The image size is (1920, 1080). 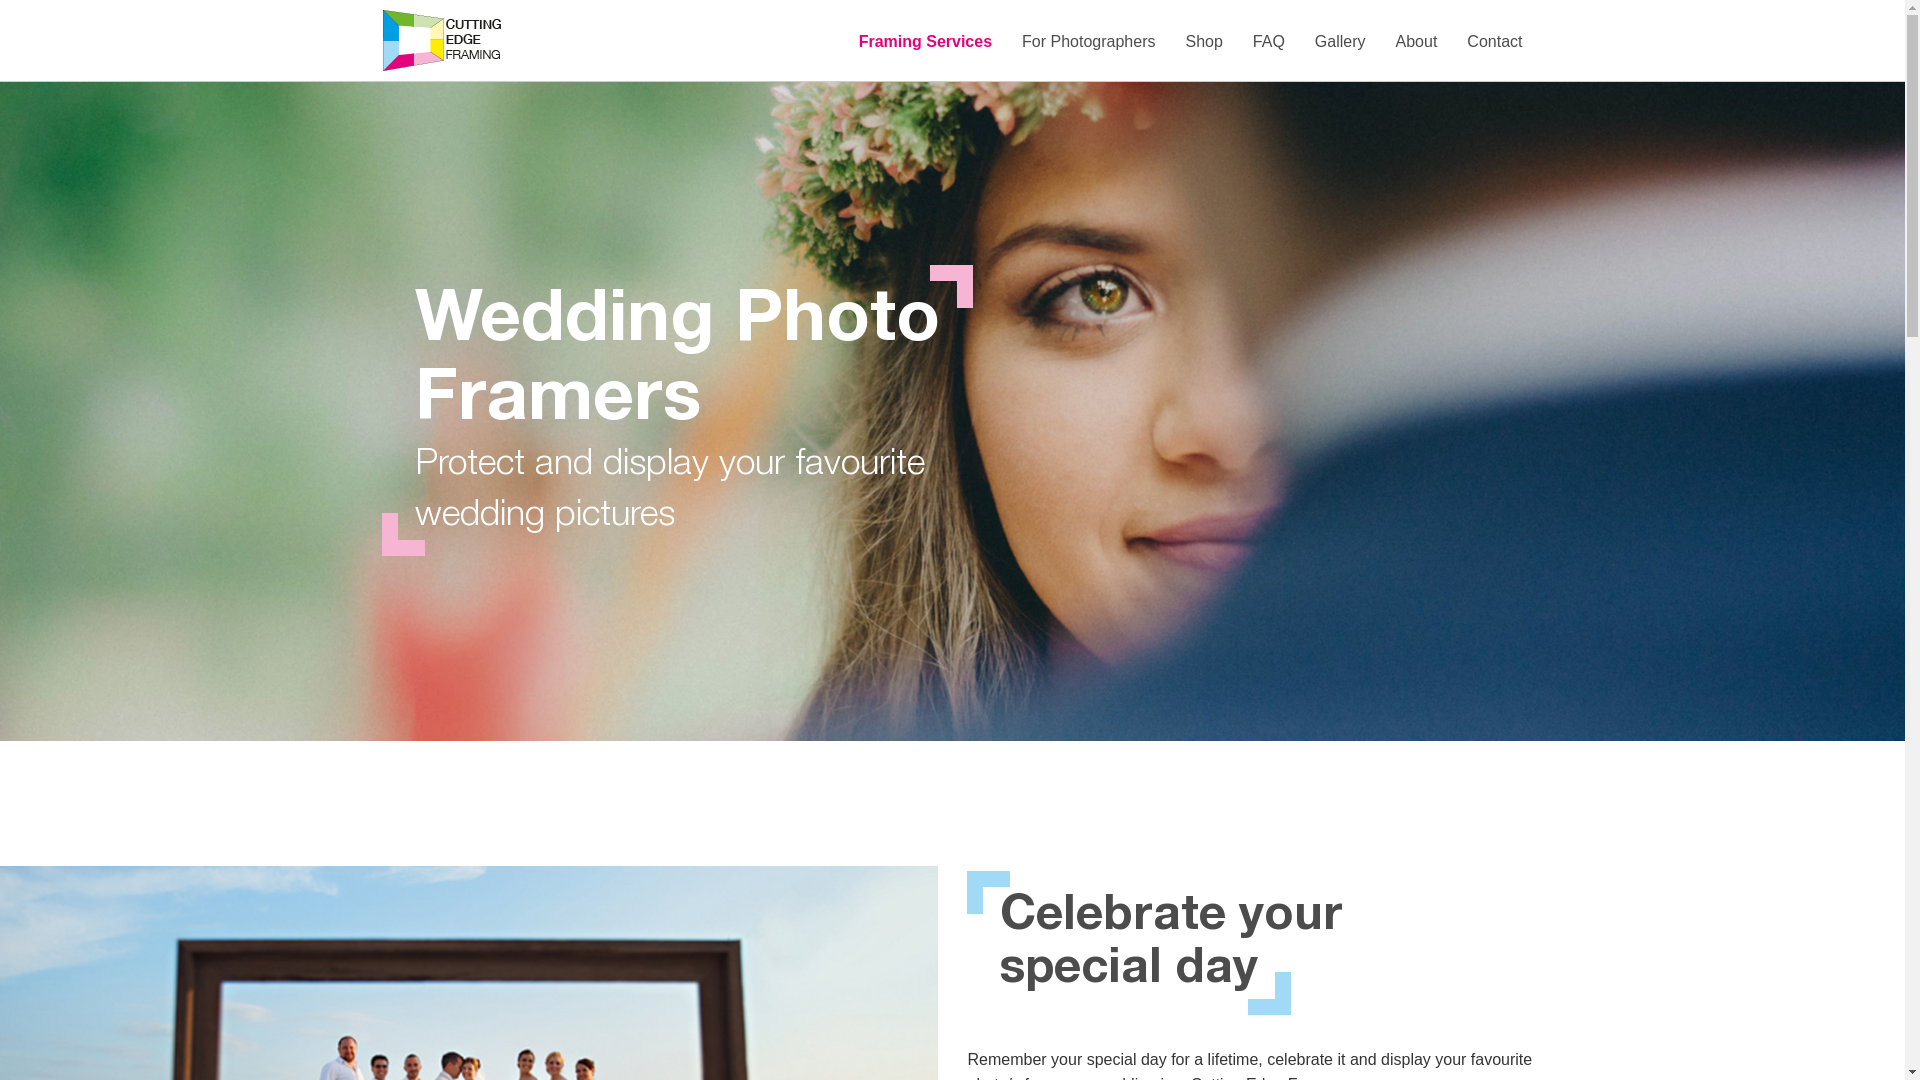 I want to click on 'Contact', so click(x=1494, y=42).